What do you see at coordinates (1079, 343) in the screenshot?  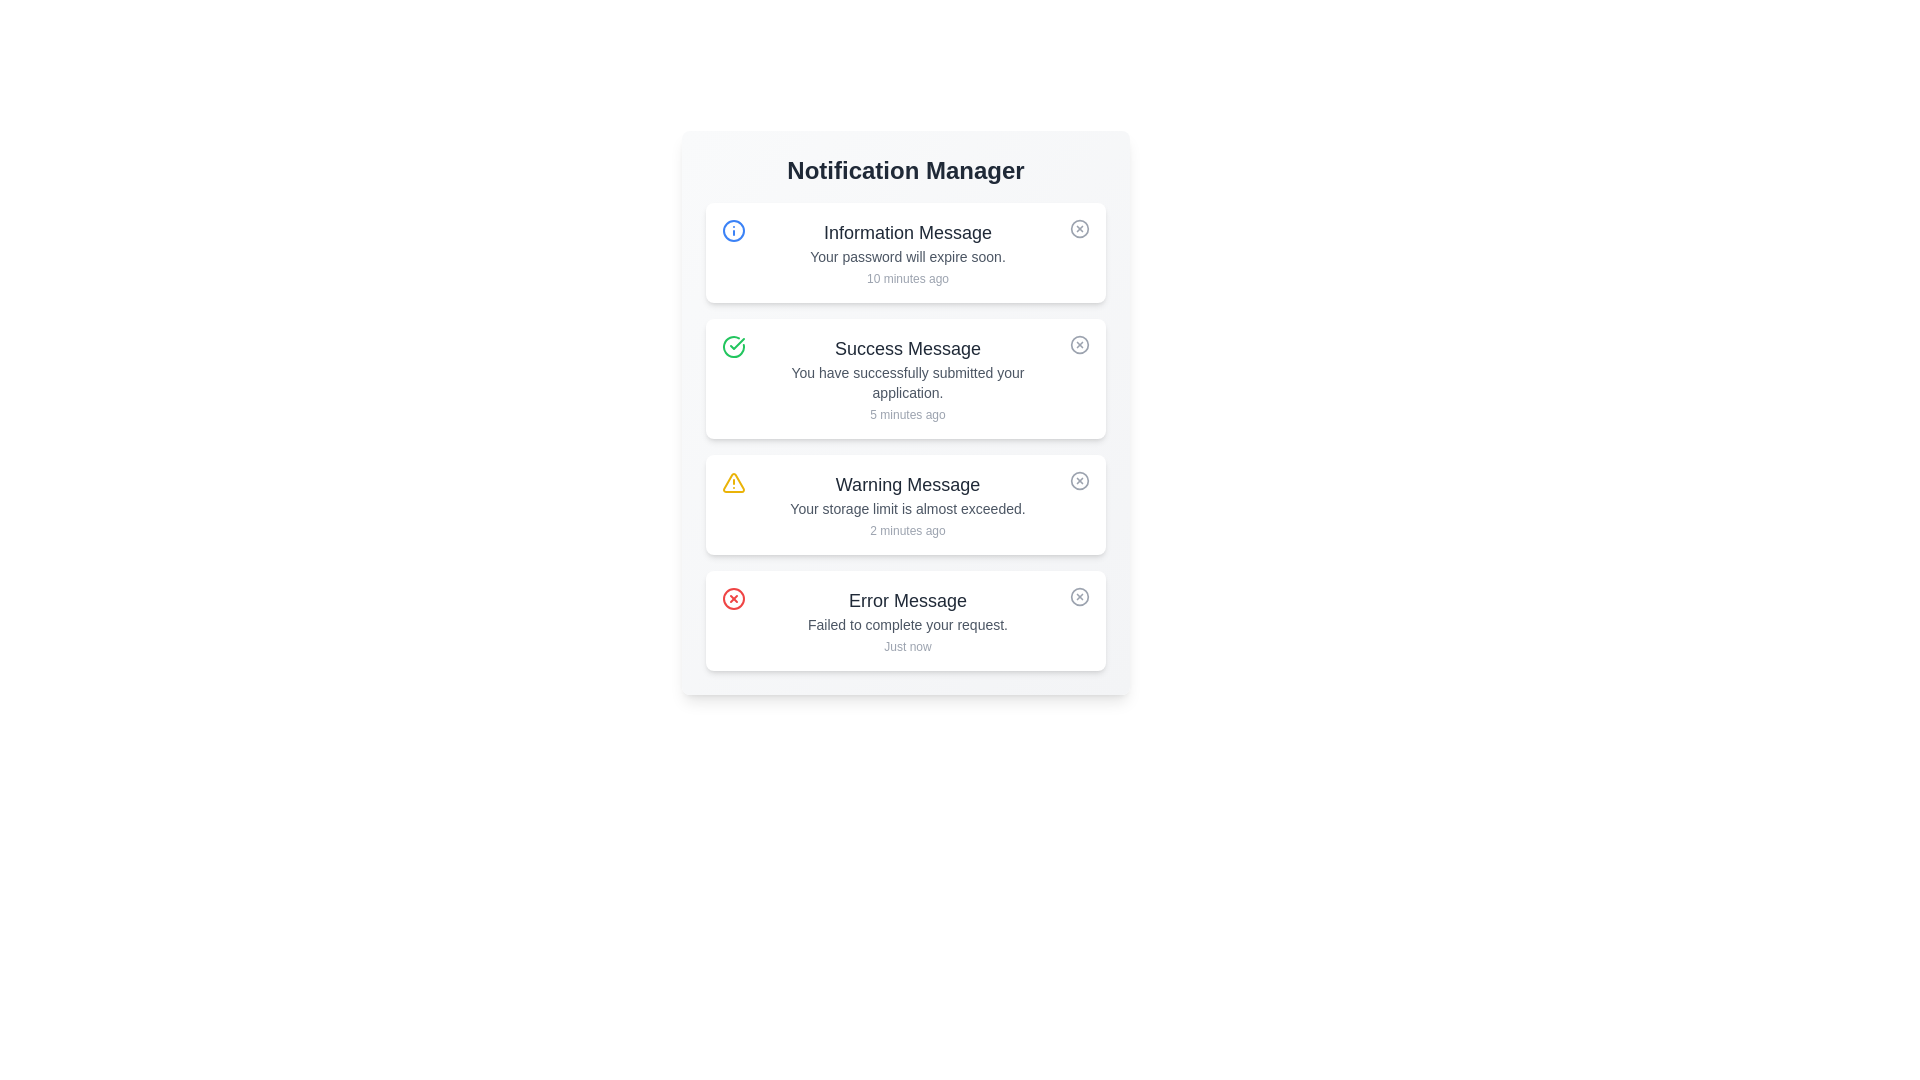 I see `the Close Button/Icon, which is a circular button with a cross symbol, positioned at the top-right corner of the 'Success Message' notification box, to change its color from light gray to red` at bounding box center [1079, 343].